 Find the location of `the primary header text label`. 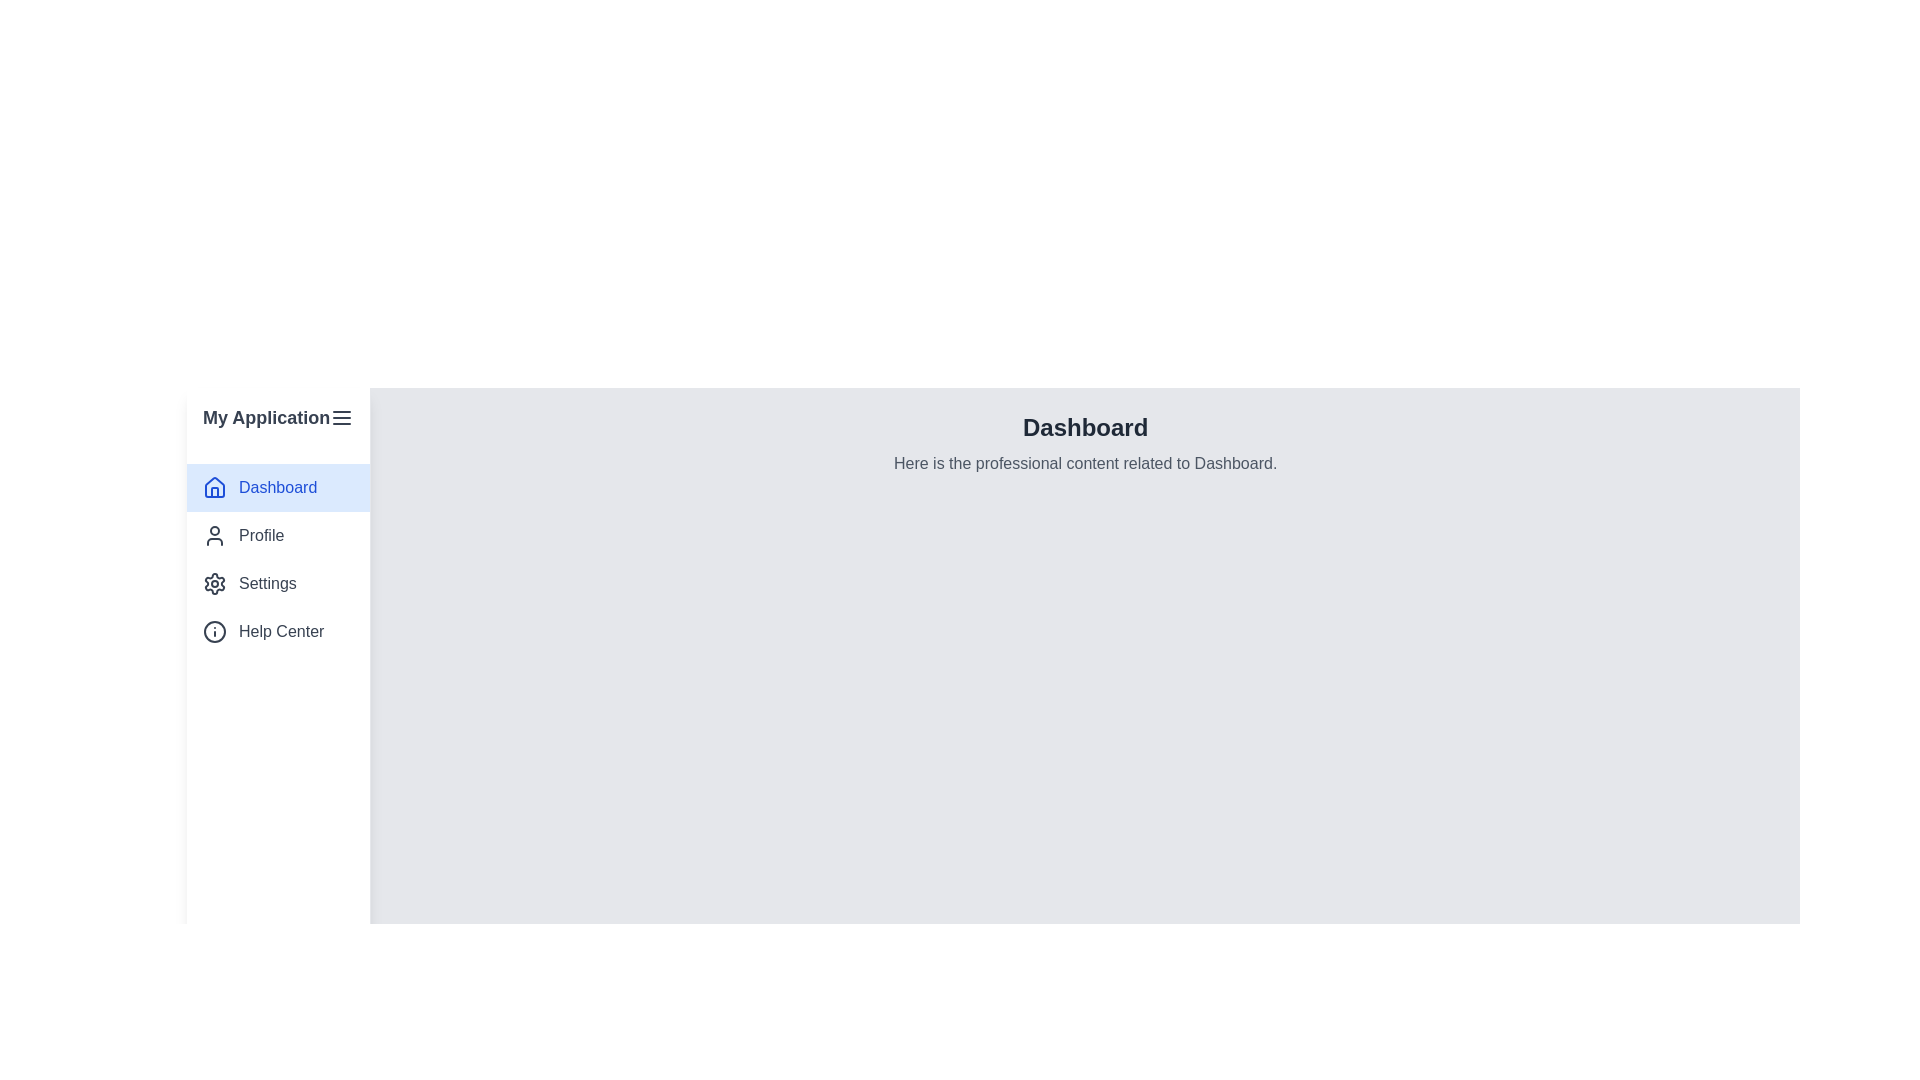

the primary header text label is located at coordinates (1084, 427).